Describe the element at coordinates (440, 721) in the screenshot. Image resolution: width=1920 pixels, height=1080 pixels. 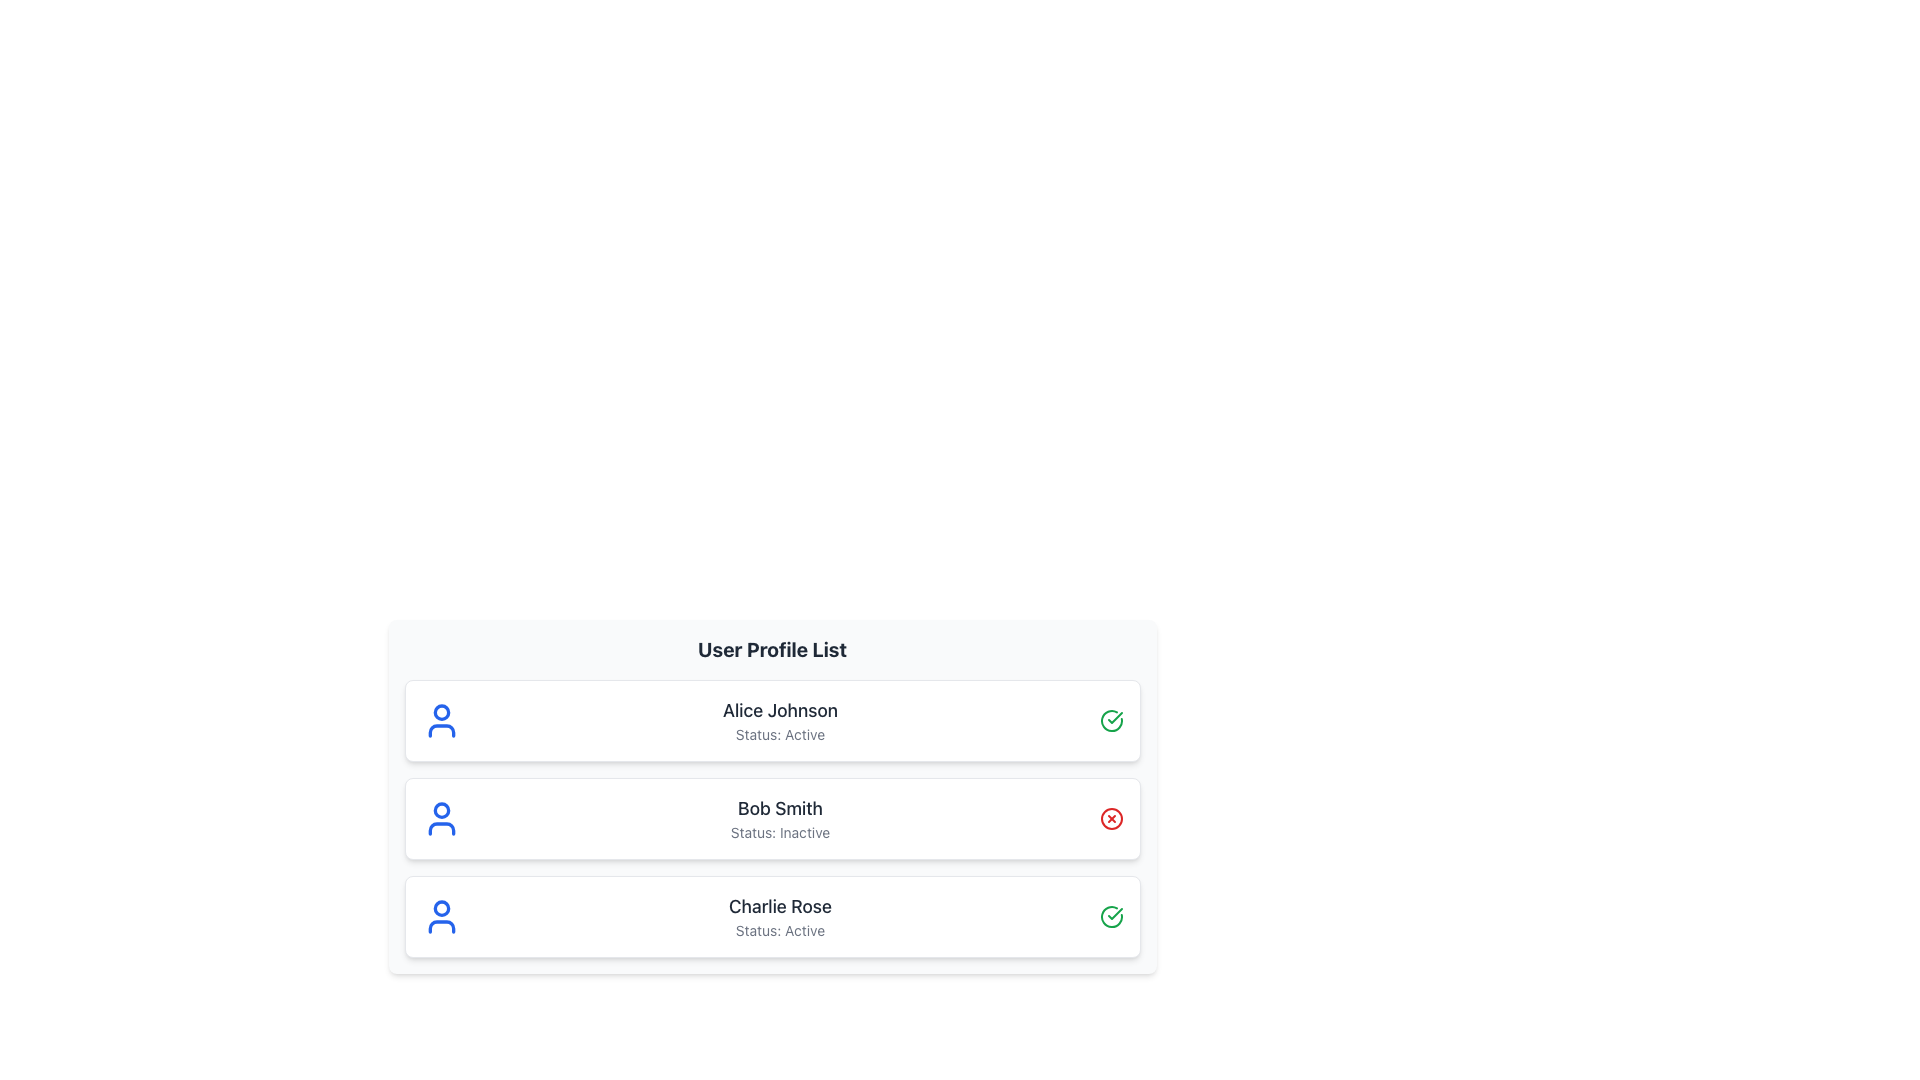
I see `the user icon, which is a large minimalist outline of a person in blue, located at the top left corner of the first user profile card` at that location.